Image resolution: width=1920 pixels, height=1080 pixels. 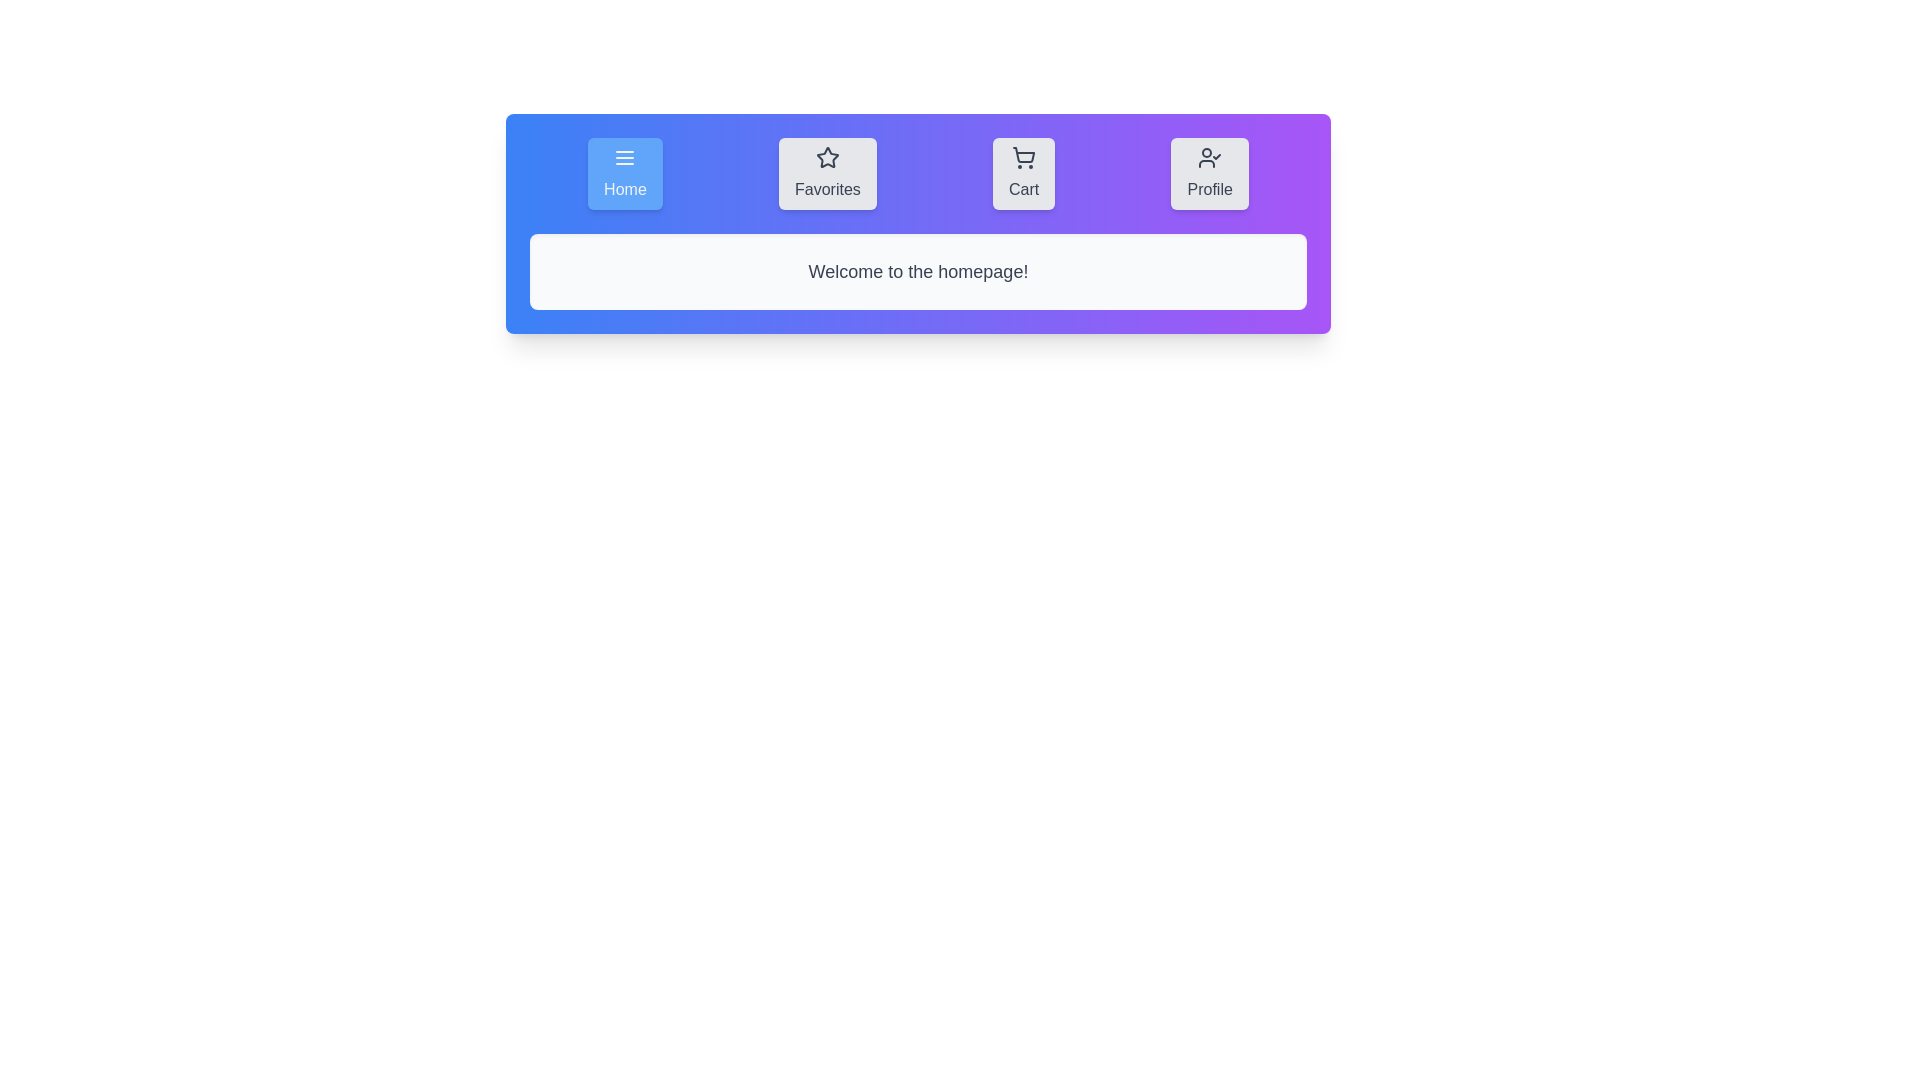 What do you see at coordinates (624, 157) in the screenshot?
I see `the three-line horizontal menu icon located within the 'Home' button in the top navigation bar` at bounding box center [624, 157].